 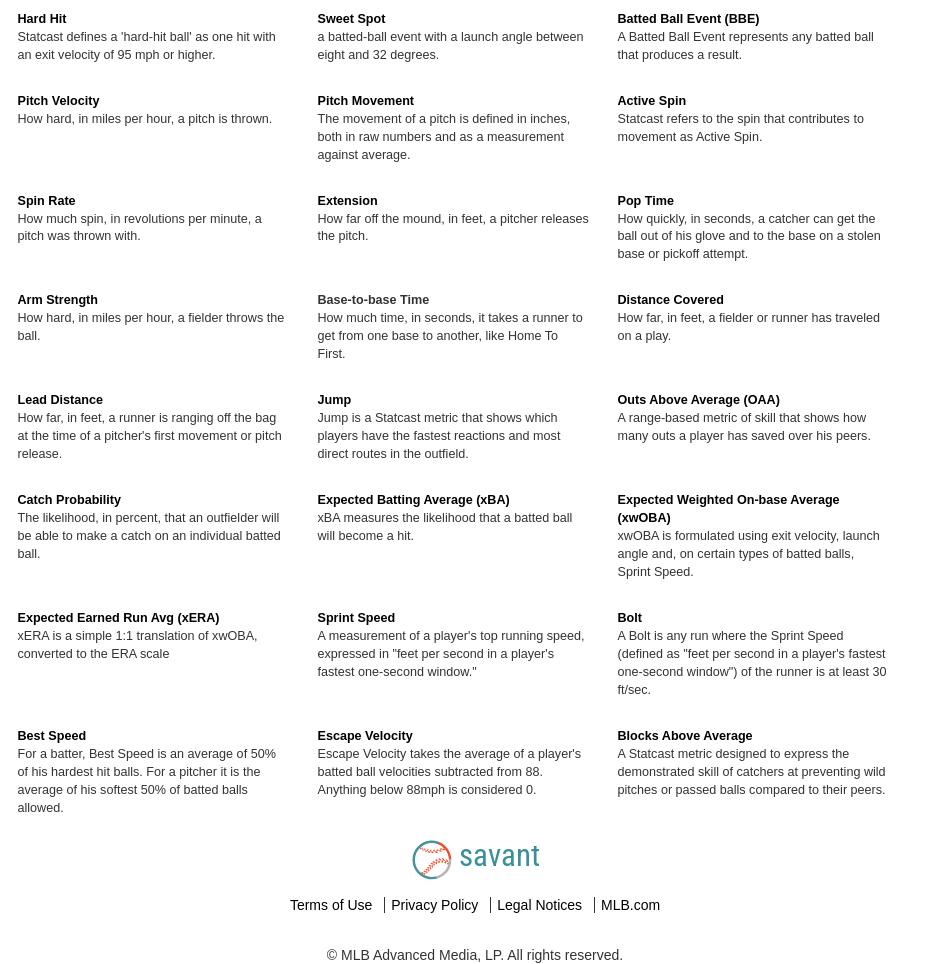 What do you see at coordinates (743, 45) in the screenshot?
I see `'A Batted Ball Event represents any batted ball that
                        produces a result.'` at bounding box center [743, 45].